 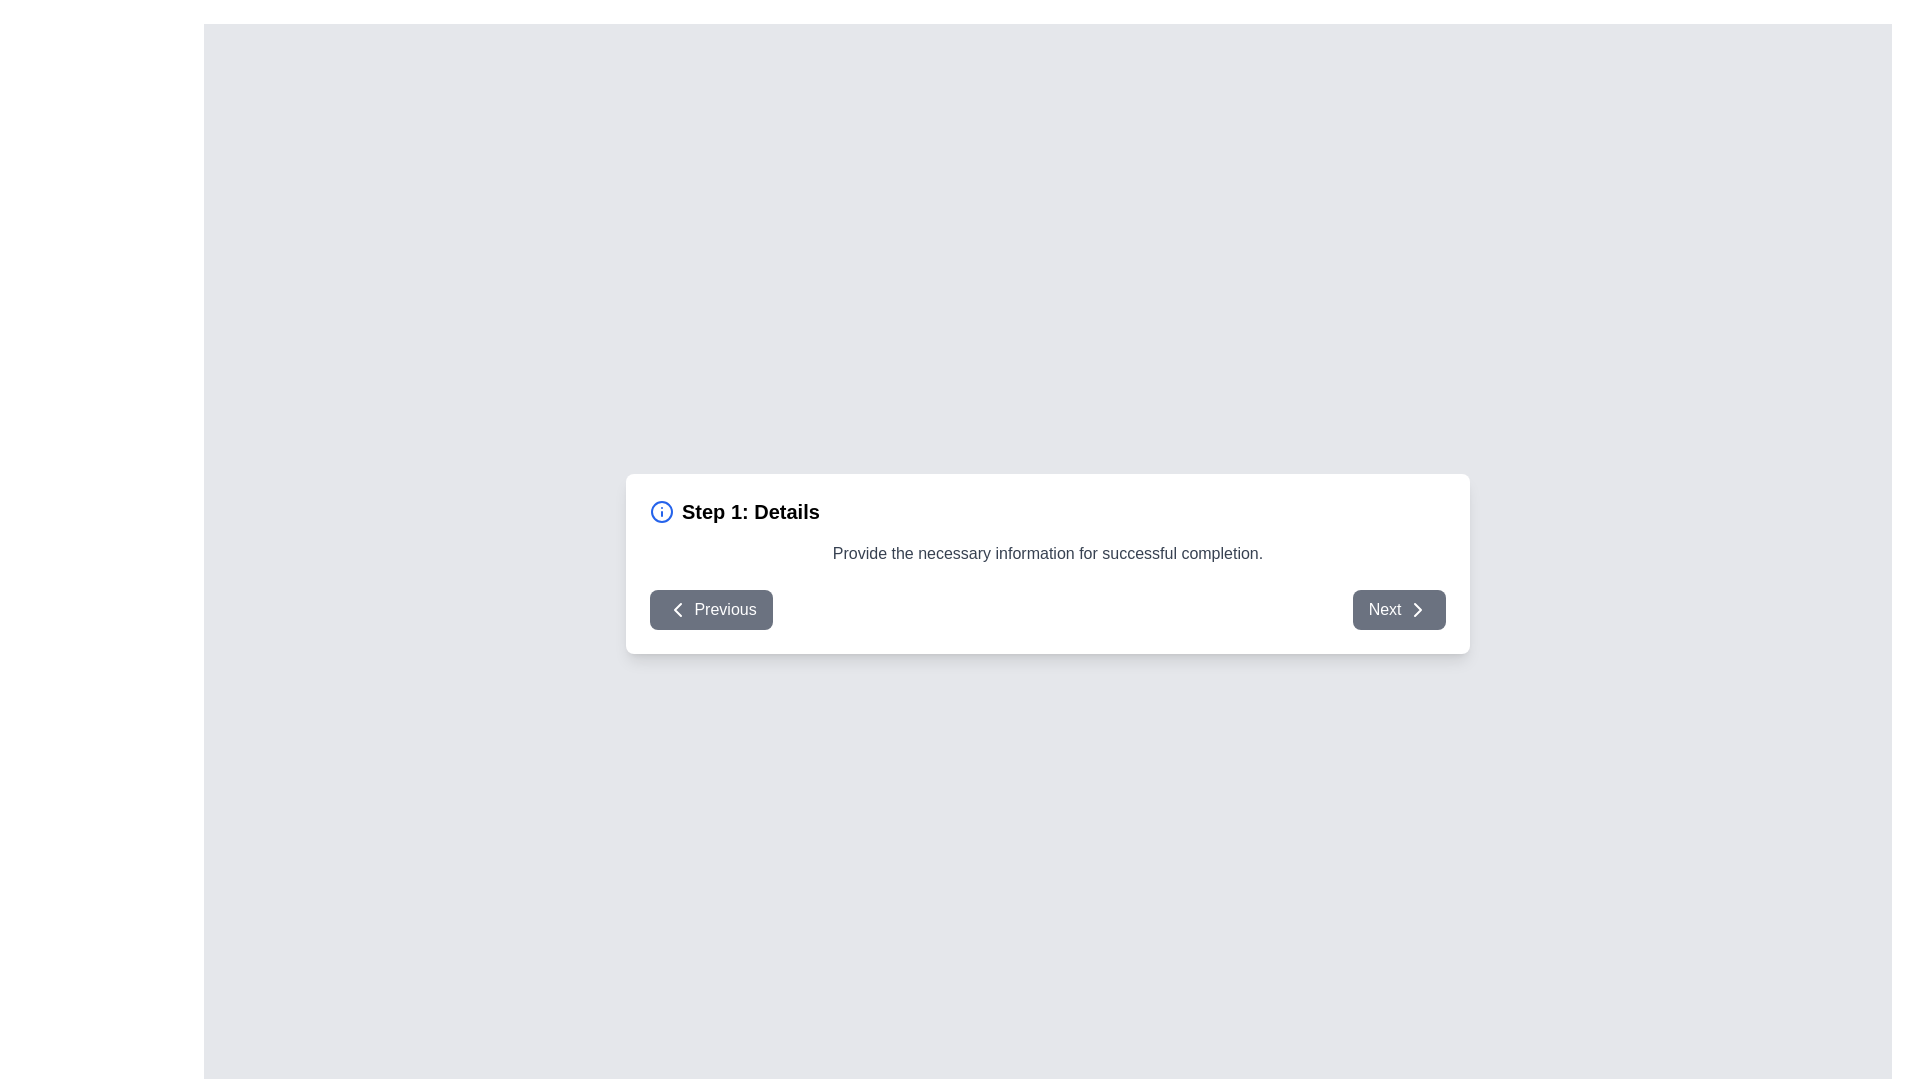 What do you see at coordinates (1416, 608) in the screenshot?
I see `the appearance of the right-pointing arrow icon, which is styled for navigation and located to the right of the 'Next' button, indicating progression` at bounding box center [1416, 608].